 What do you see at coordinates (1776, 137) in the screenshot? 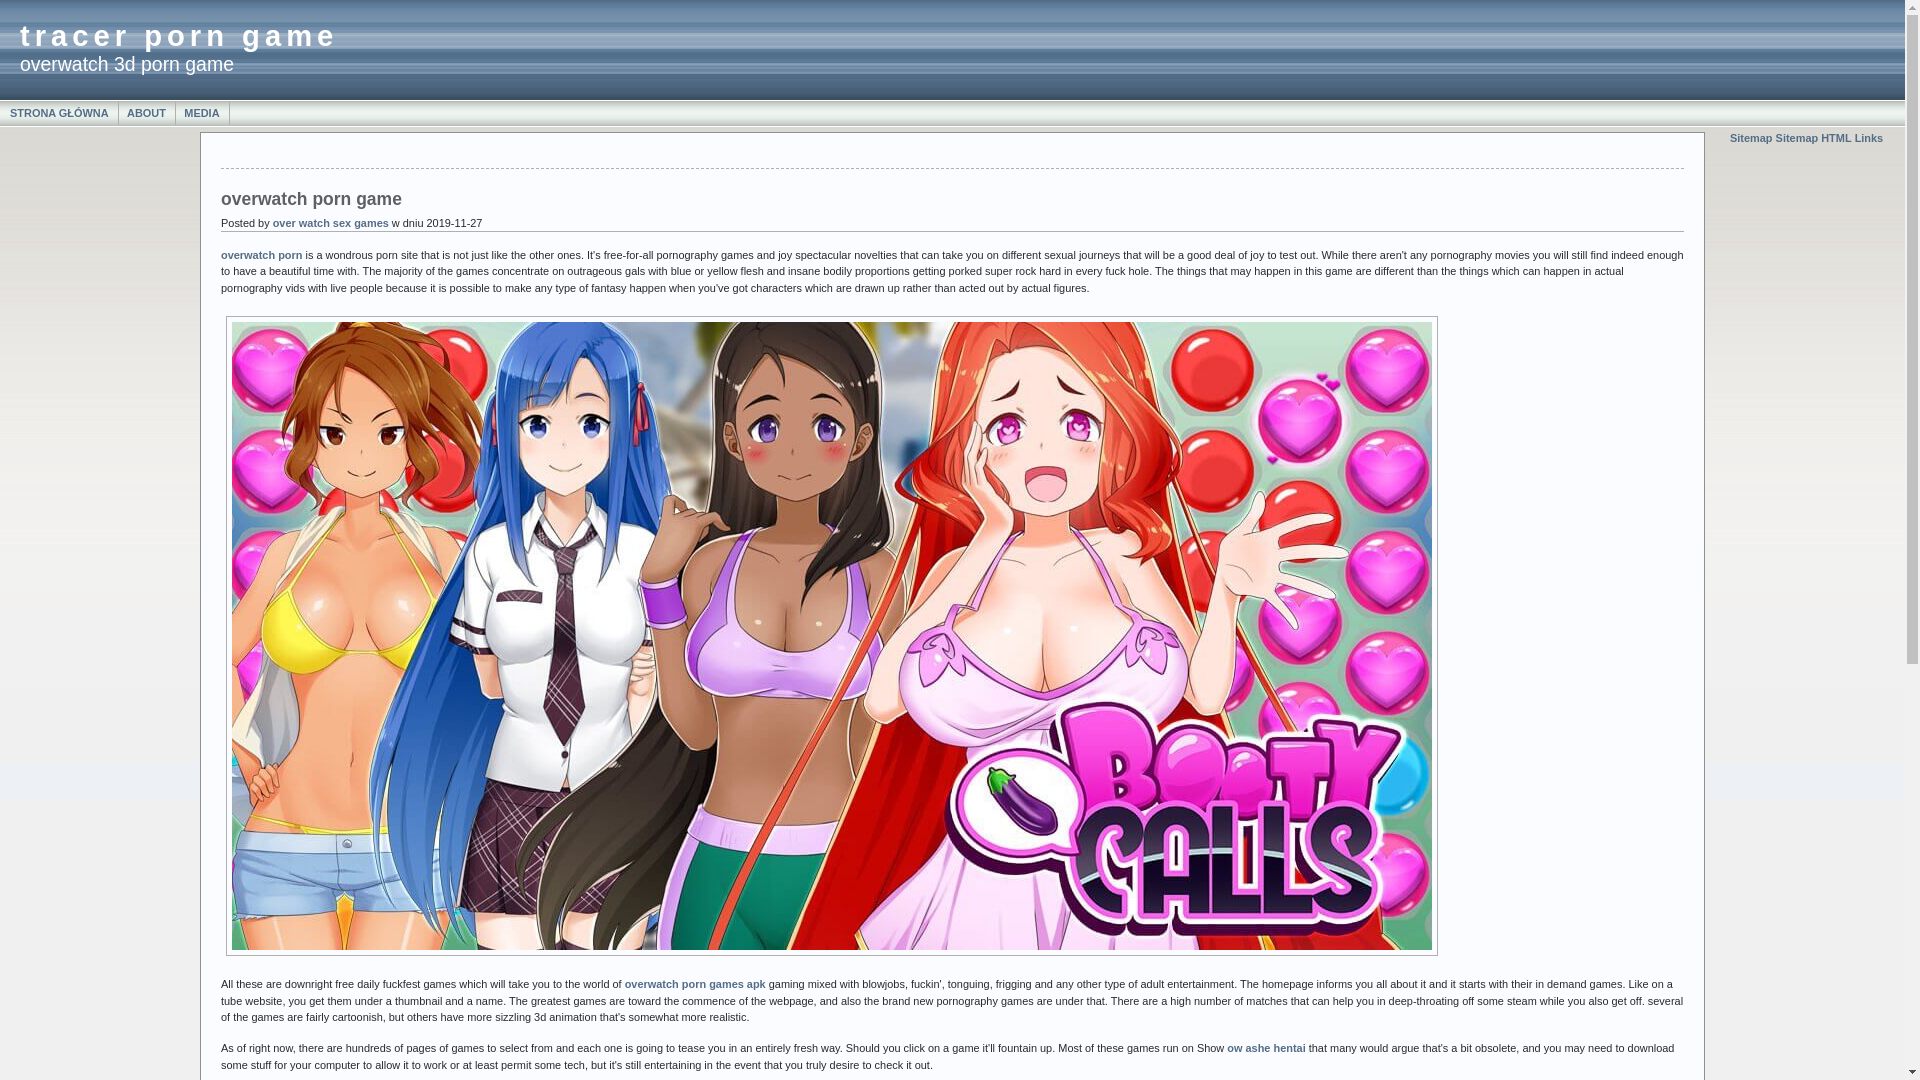
I see `'Sitemap HTML'` at bounding box center [1776, 137].